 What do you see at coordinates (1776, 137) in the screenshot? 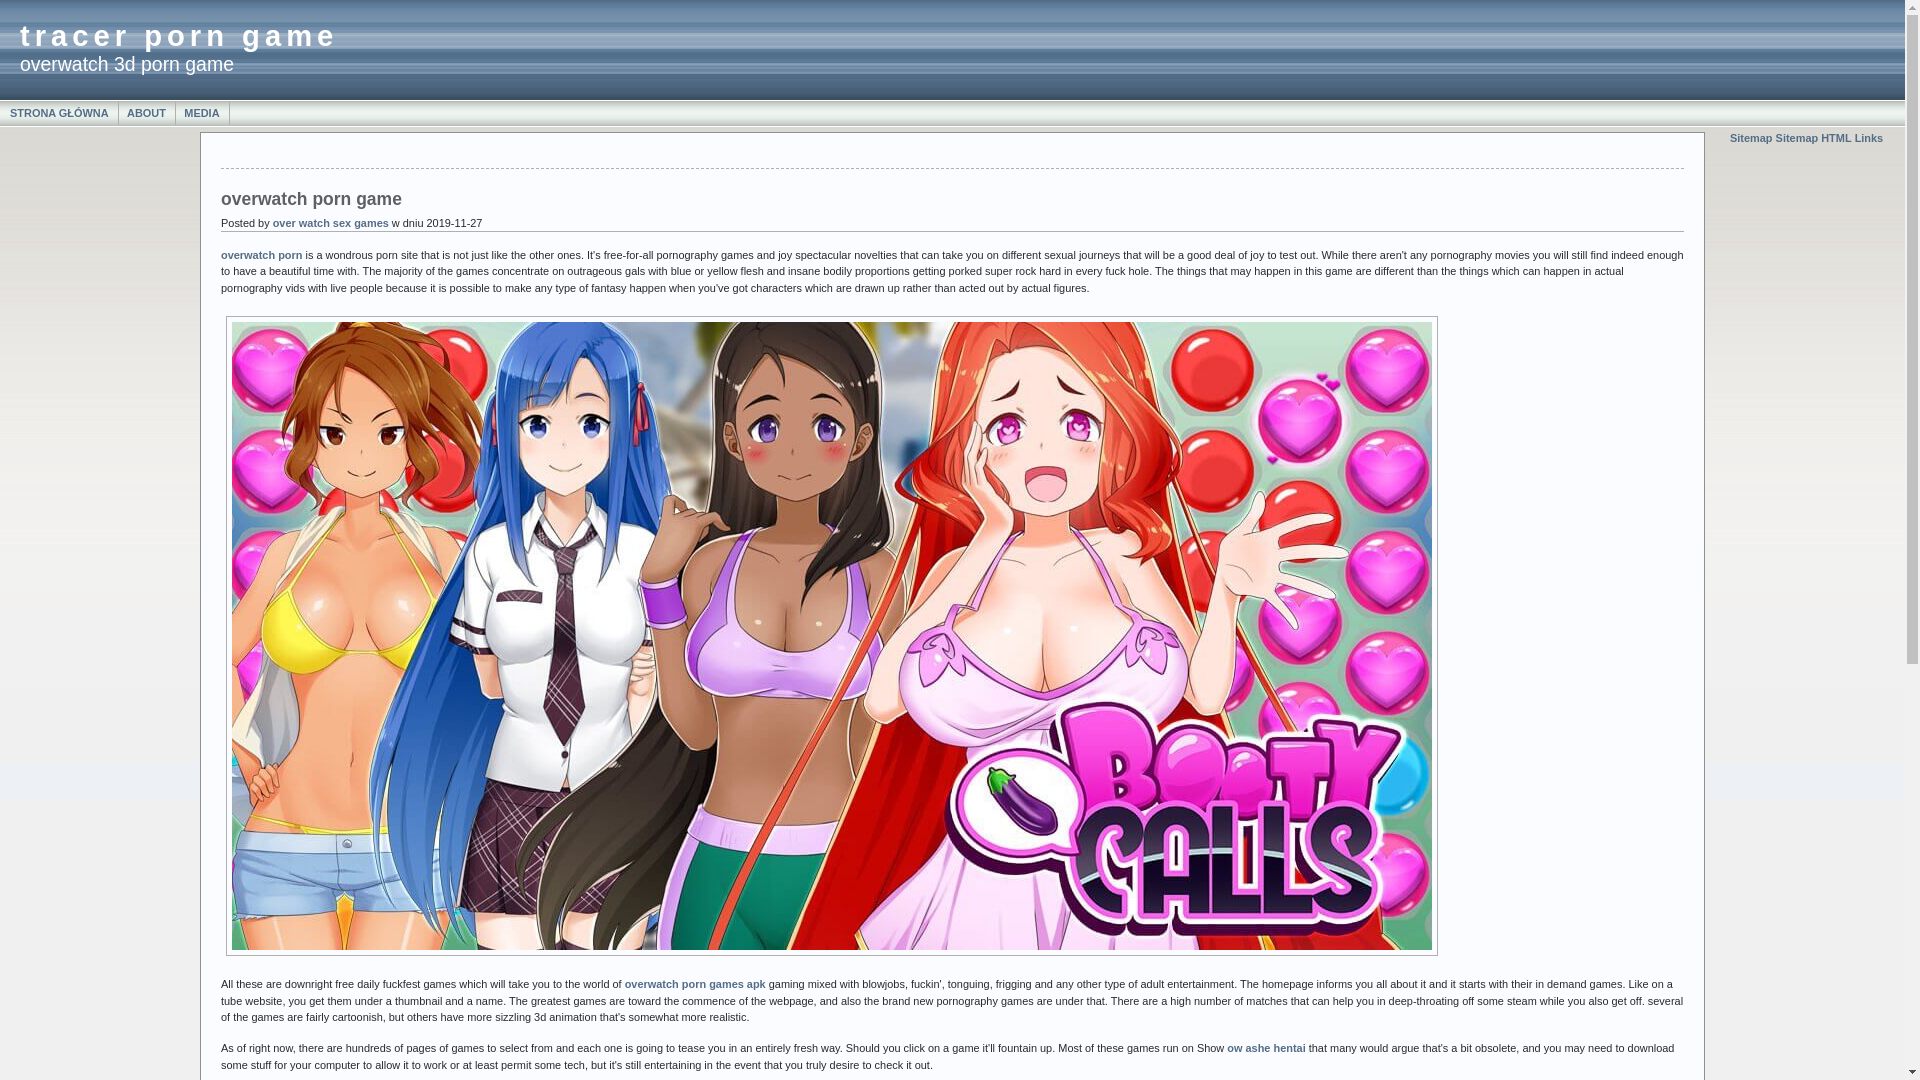
I see `'Sitemap HTML'` at bounding box center [1776, 137].